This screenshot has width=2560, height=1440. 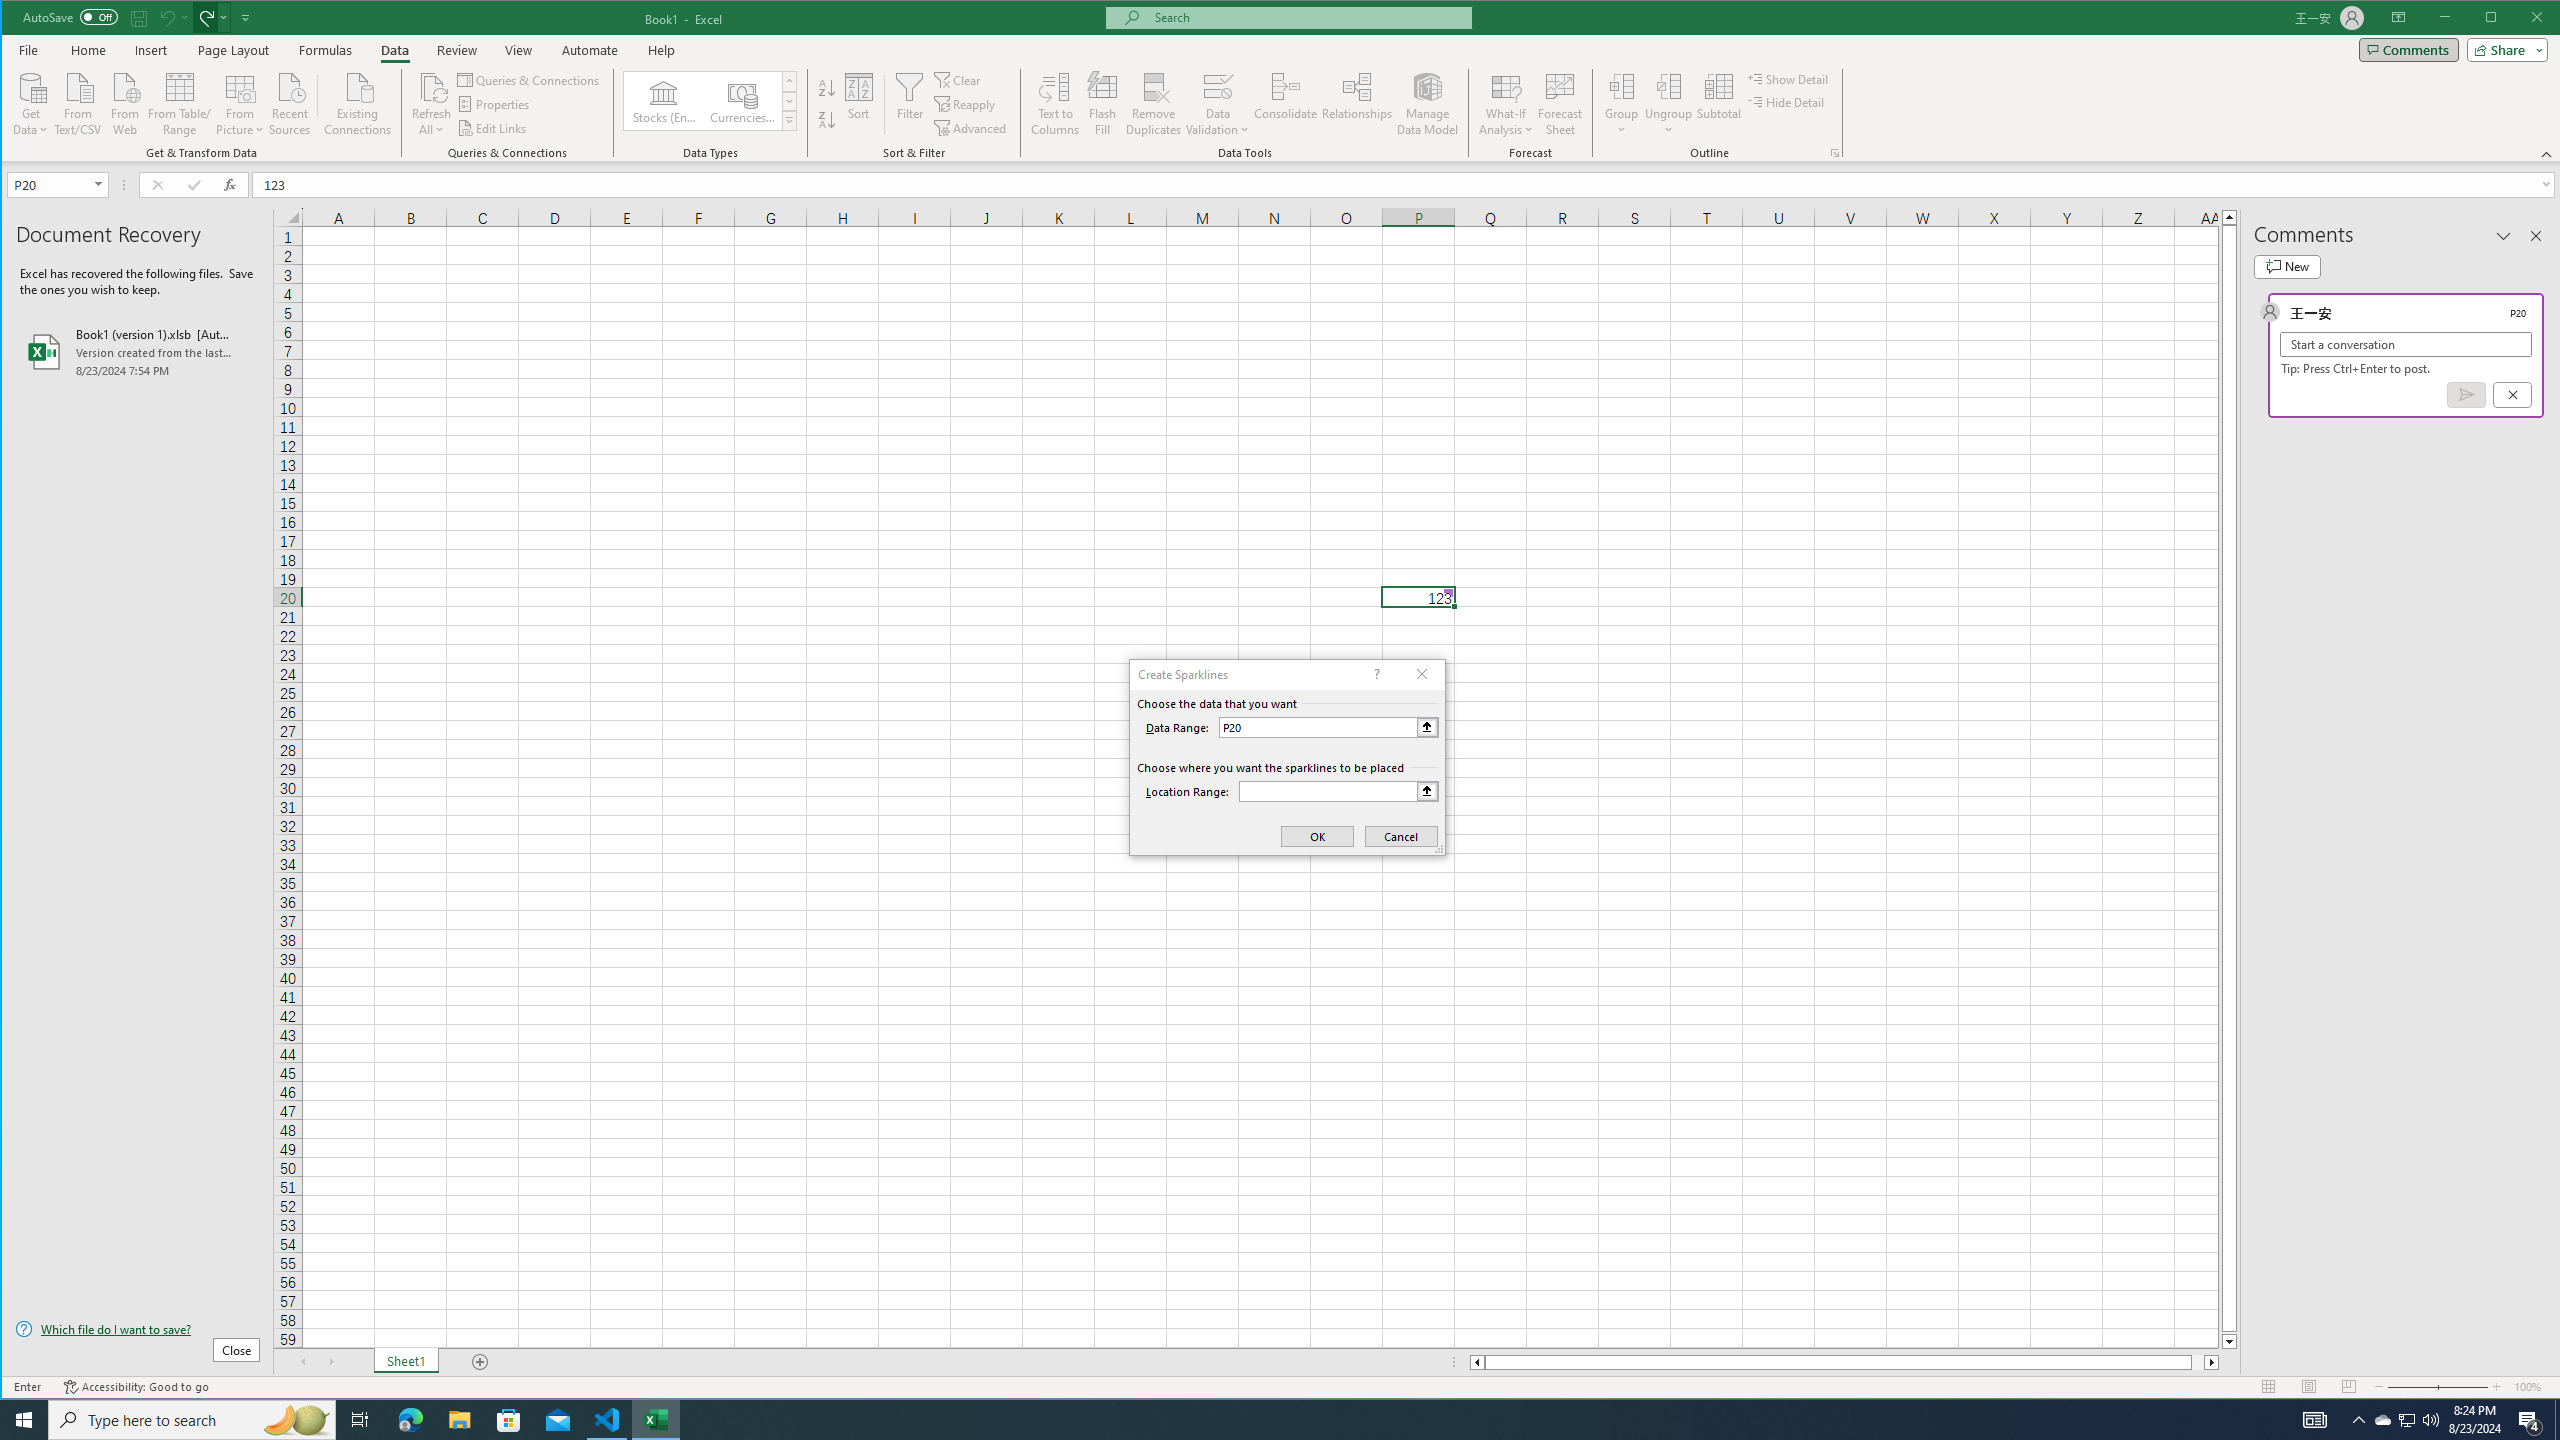 I want to click on 'What-If Analysis', so click(x=1505, y=103).